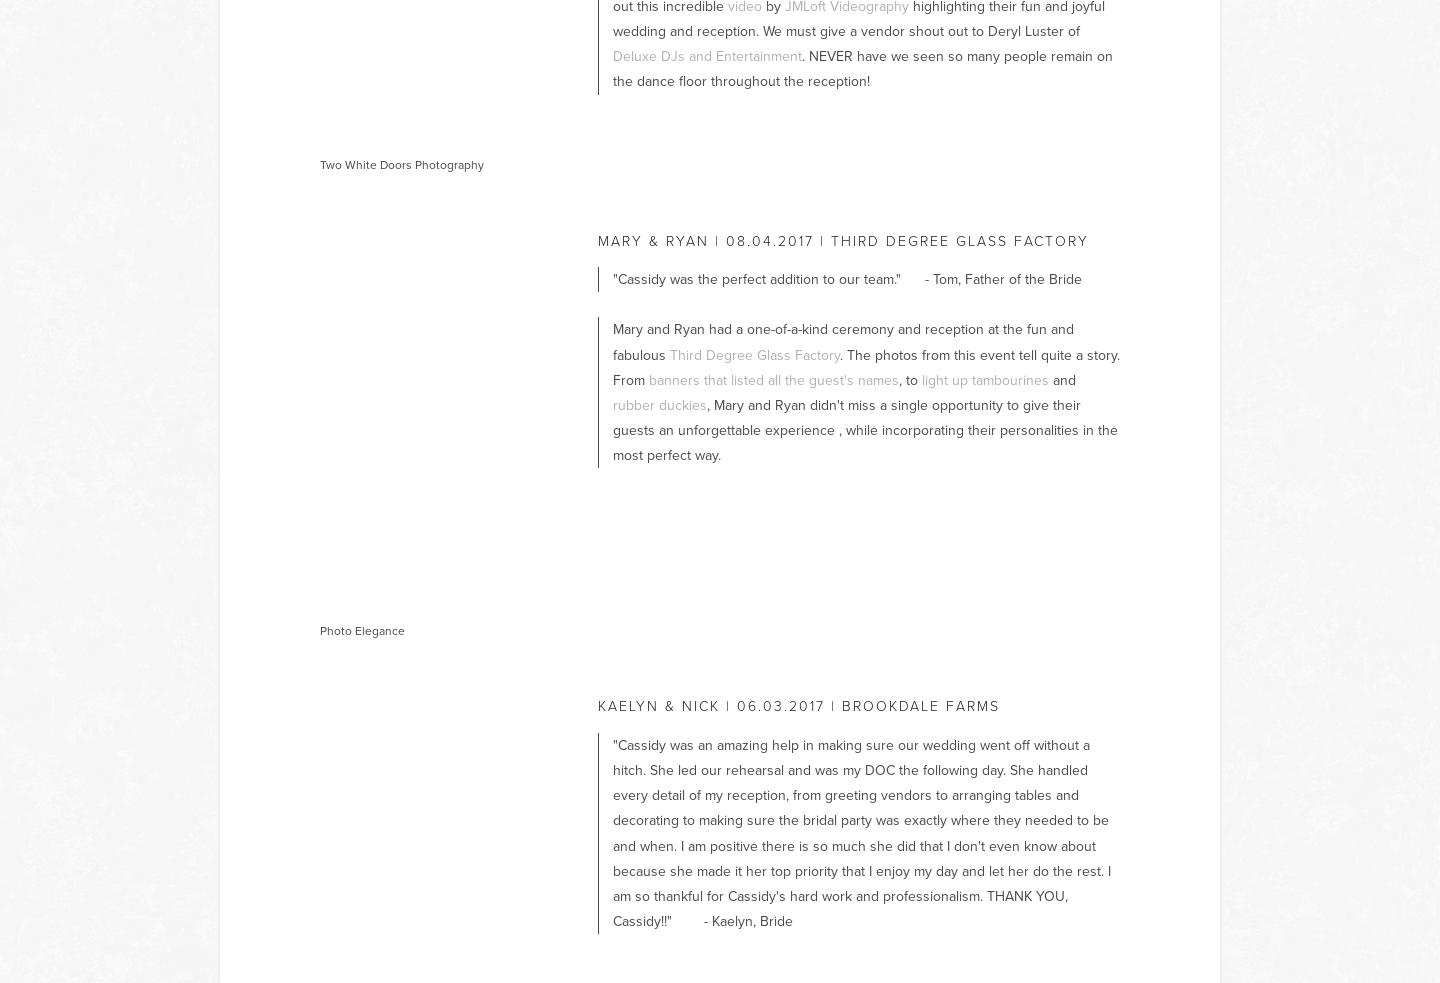 This screenshot has height=983, width=1440. I want to click on 'Mary and Ryan had a one-of-a-kind ceremony and reception at the fun and fabulous', so click(843, 340).